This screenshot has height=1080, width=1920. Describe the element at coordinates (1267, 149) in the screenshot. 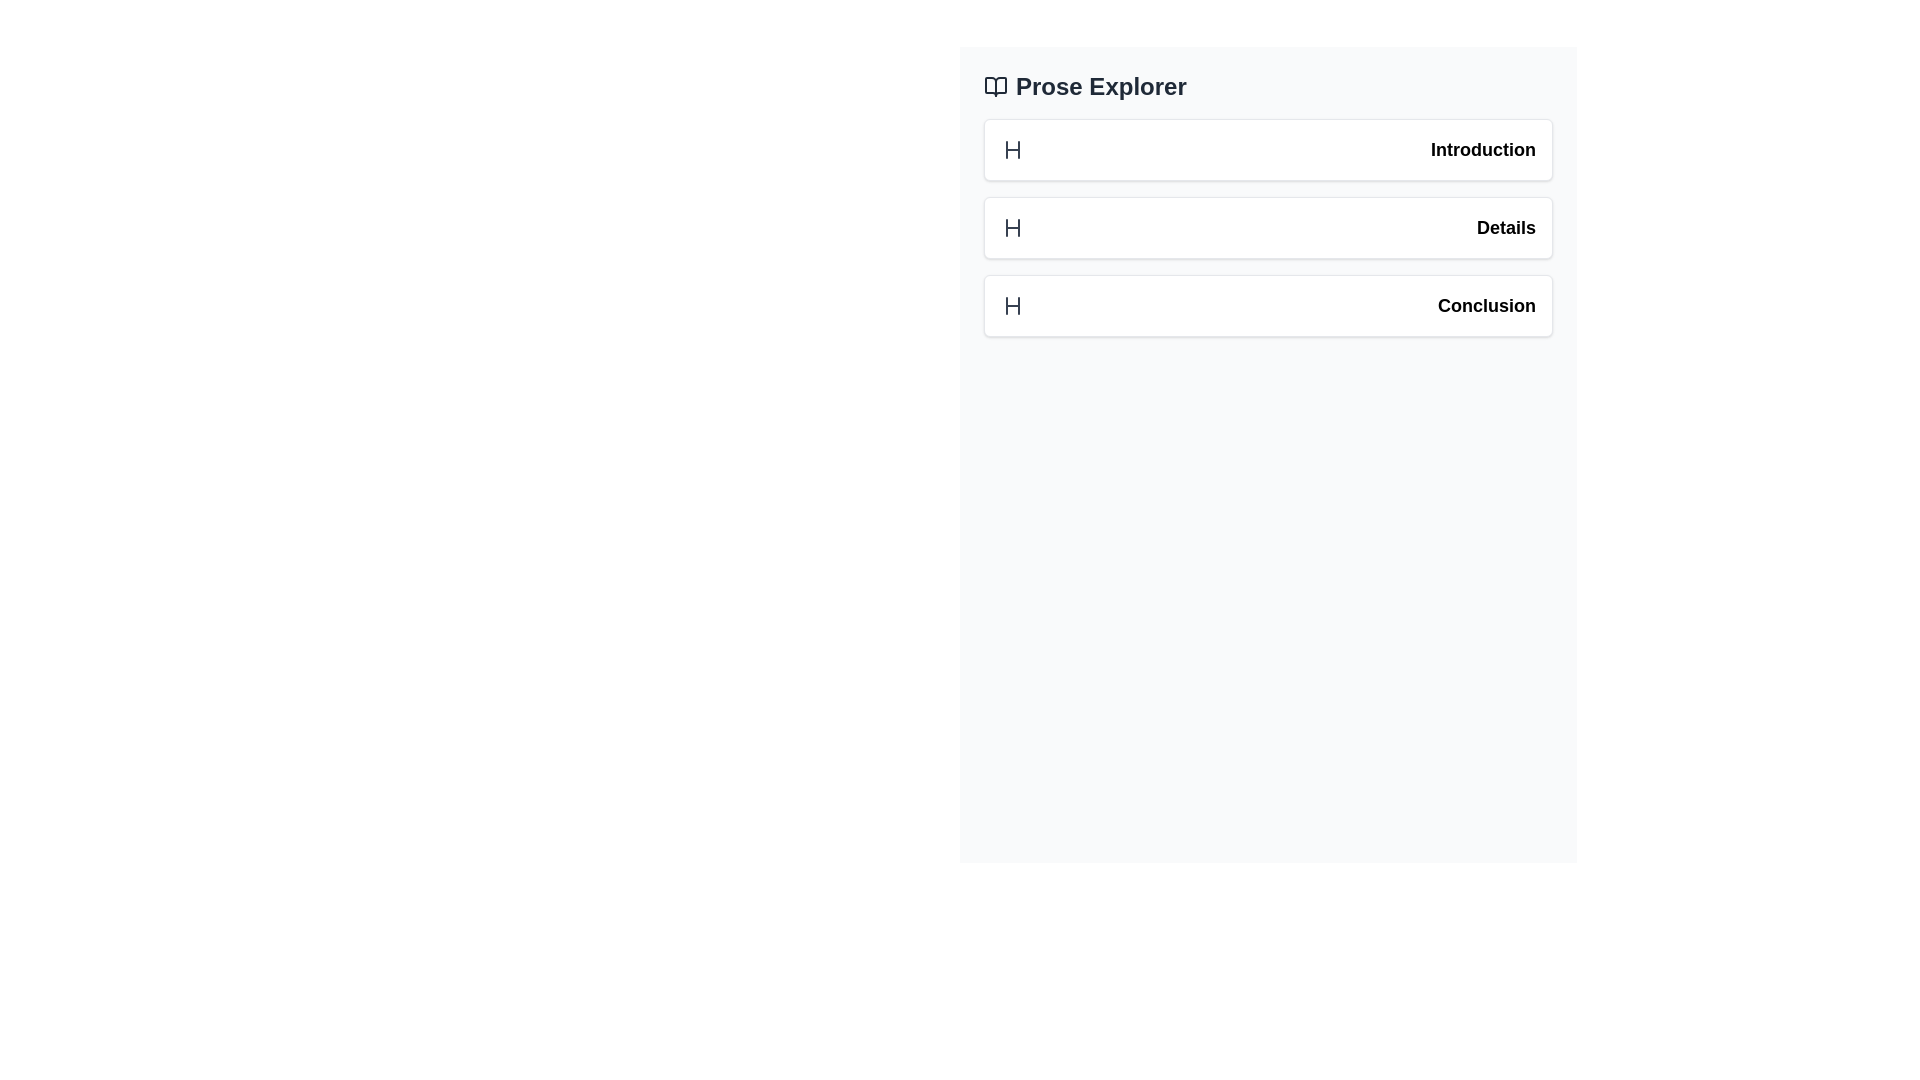

I see `the topmost clickable list item that expands the 'Introduction' section, located above the 'Details' and 'Conclusion' rows` at that location.